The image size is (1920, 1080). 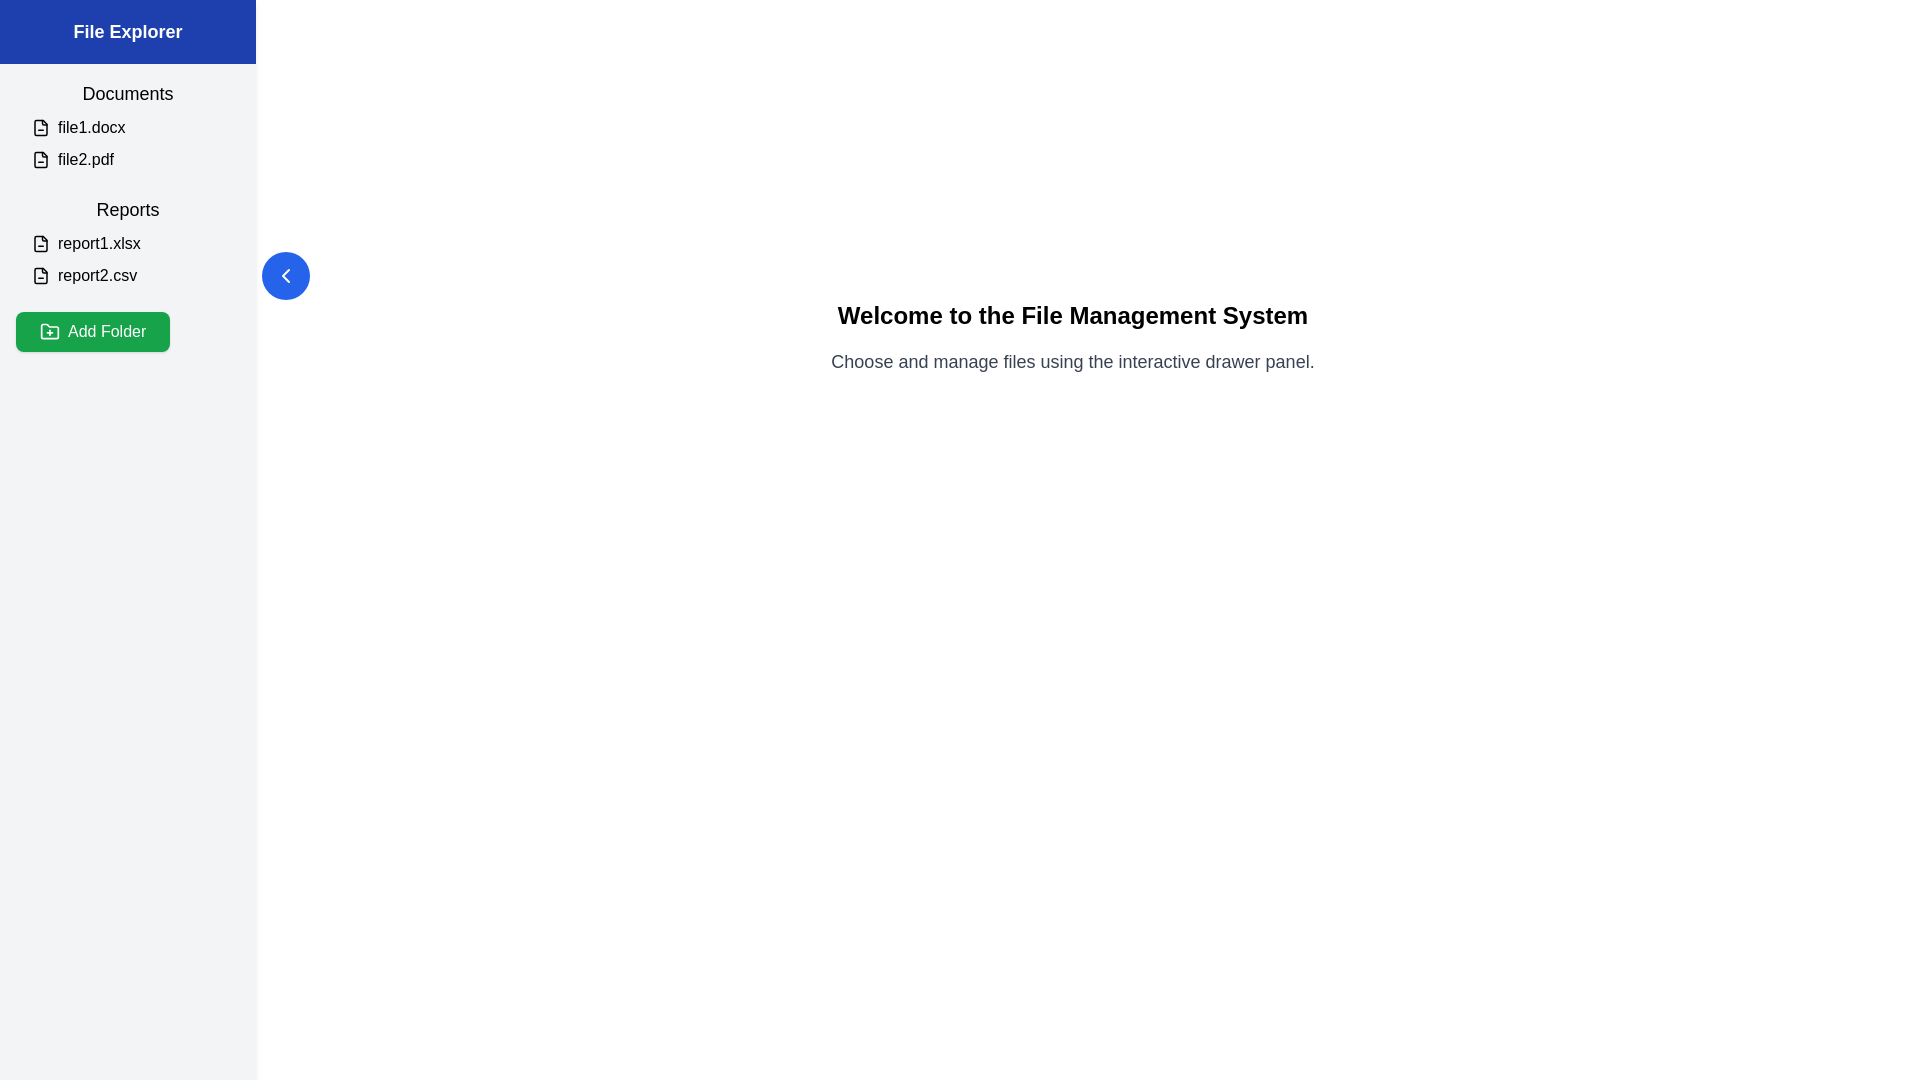 What do you see at coordinates (41, 276) in the screenshot?
I see `the document icon representing the 'report2.csv' entry, which is the second document icon in the 'Reports' section of the left sidebar file explorer` at bounding box center [41, 276].